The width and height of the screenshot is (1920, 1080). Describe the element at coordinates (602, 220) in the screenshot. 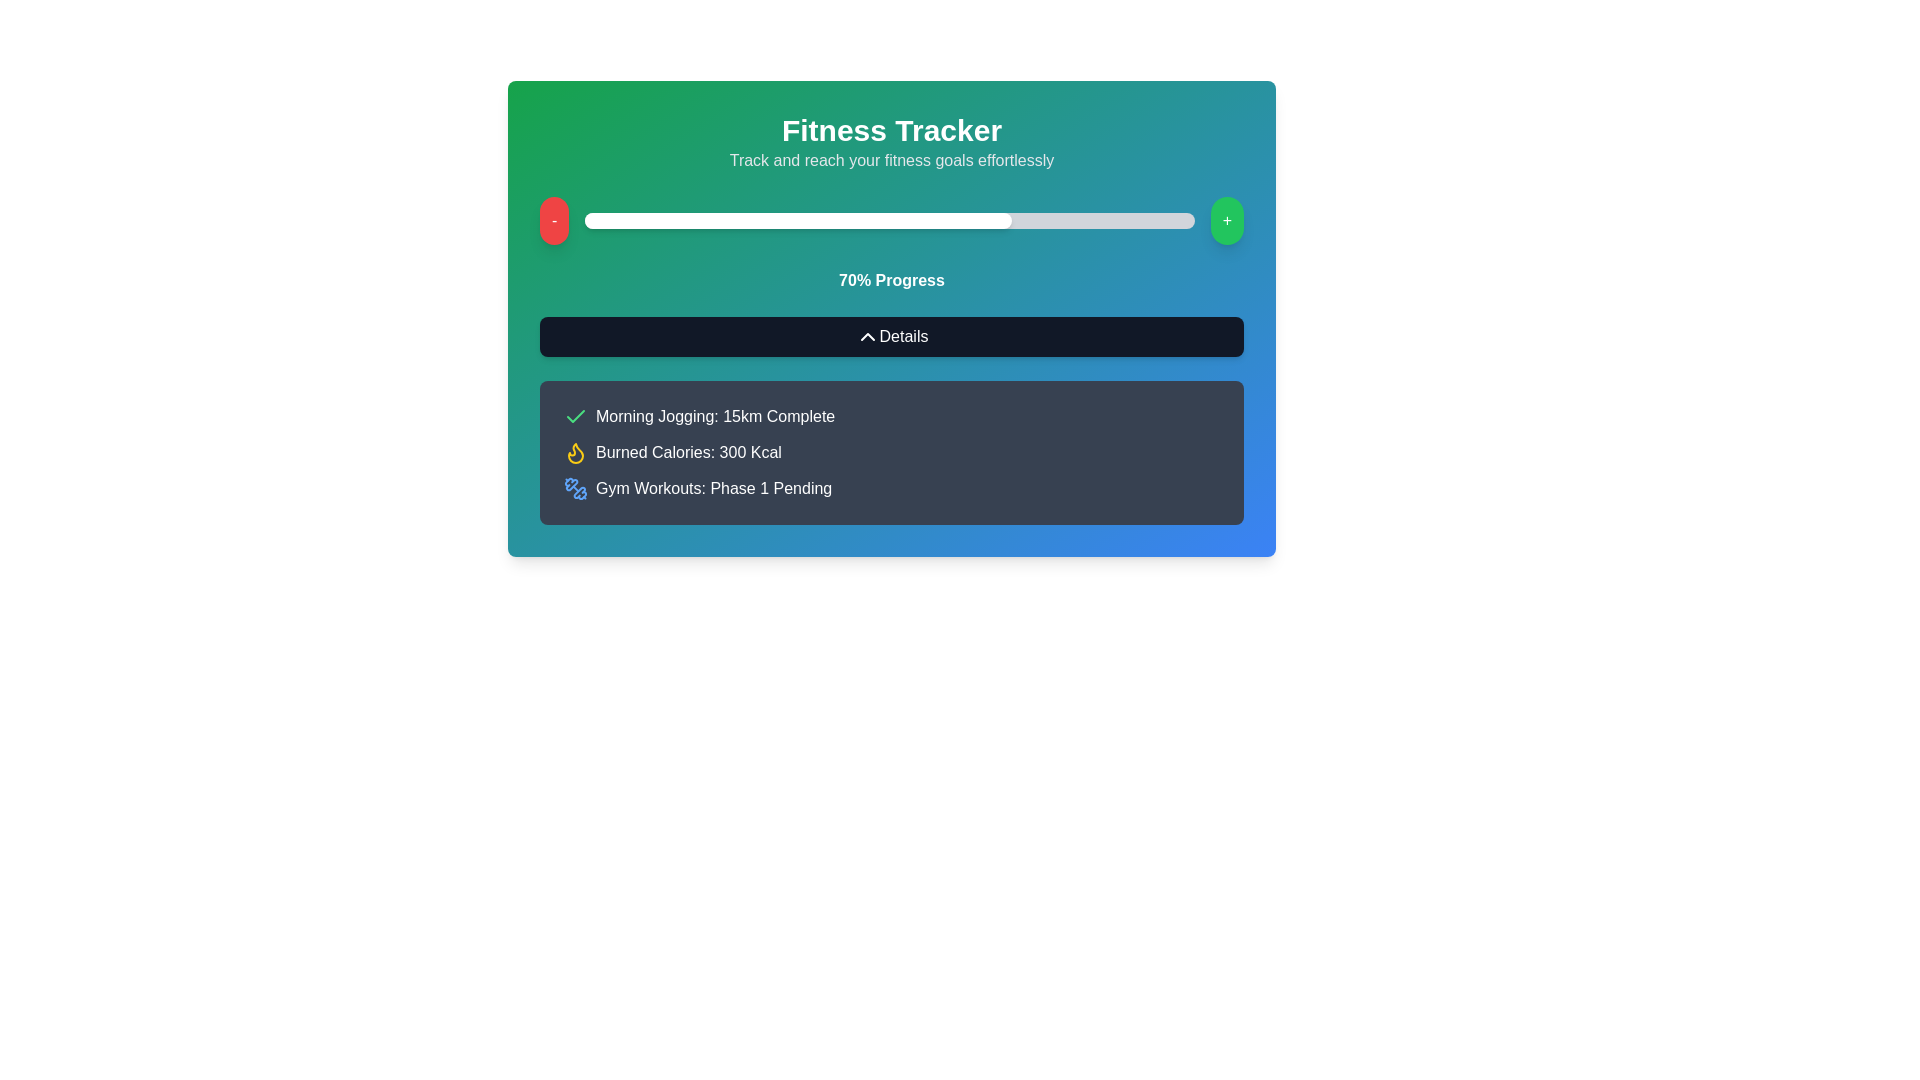

I see `progress` at that location.